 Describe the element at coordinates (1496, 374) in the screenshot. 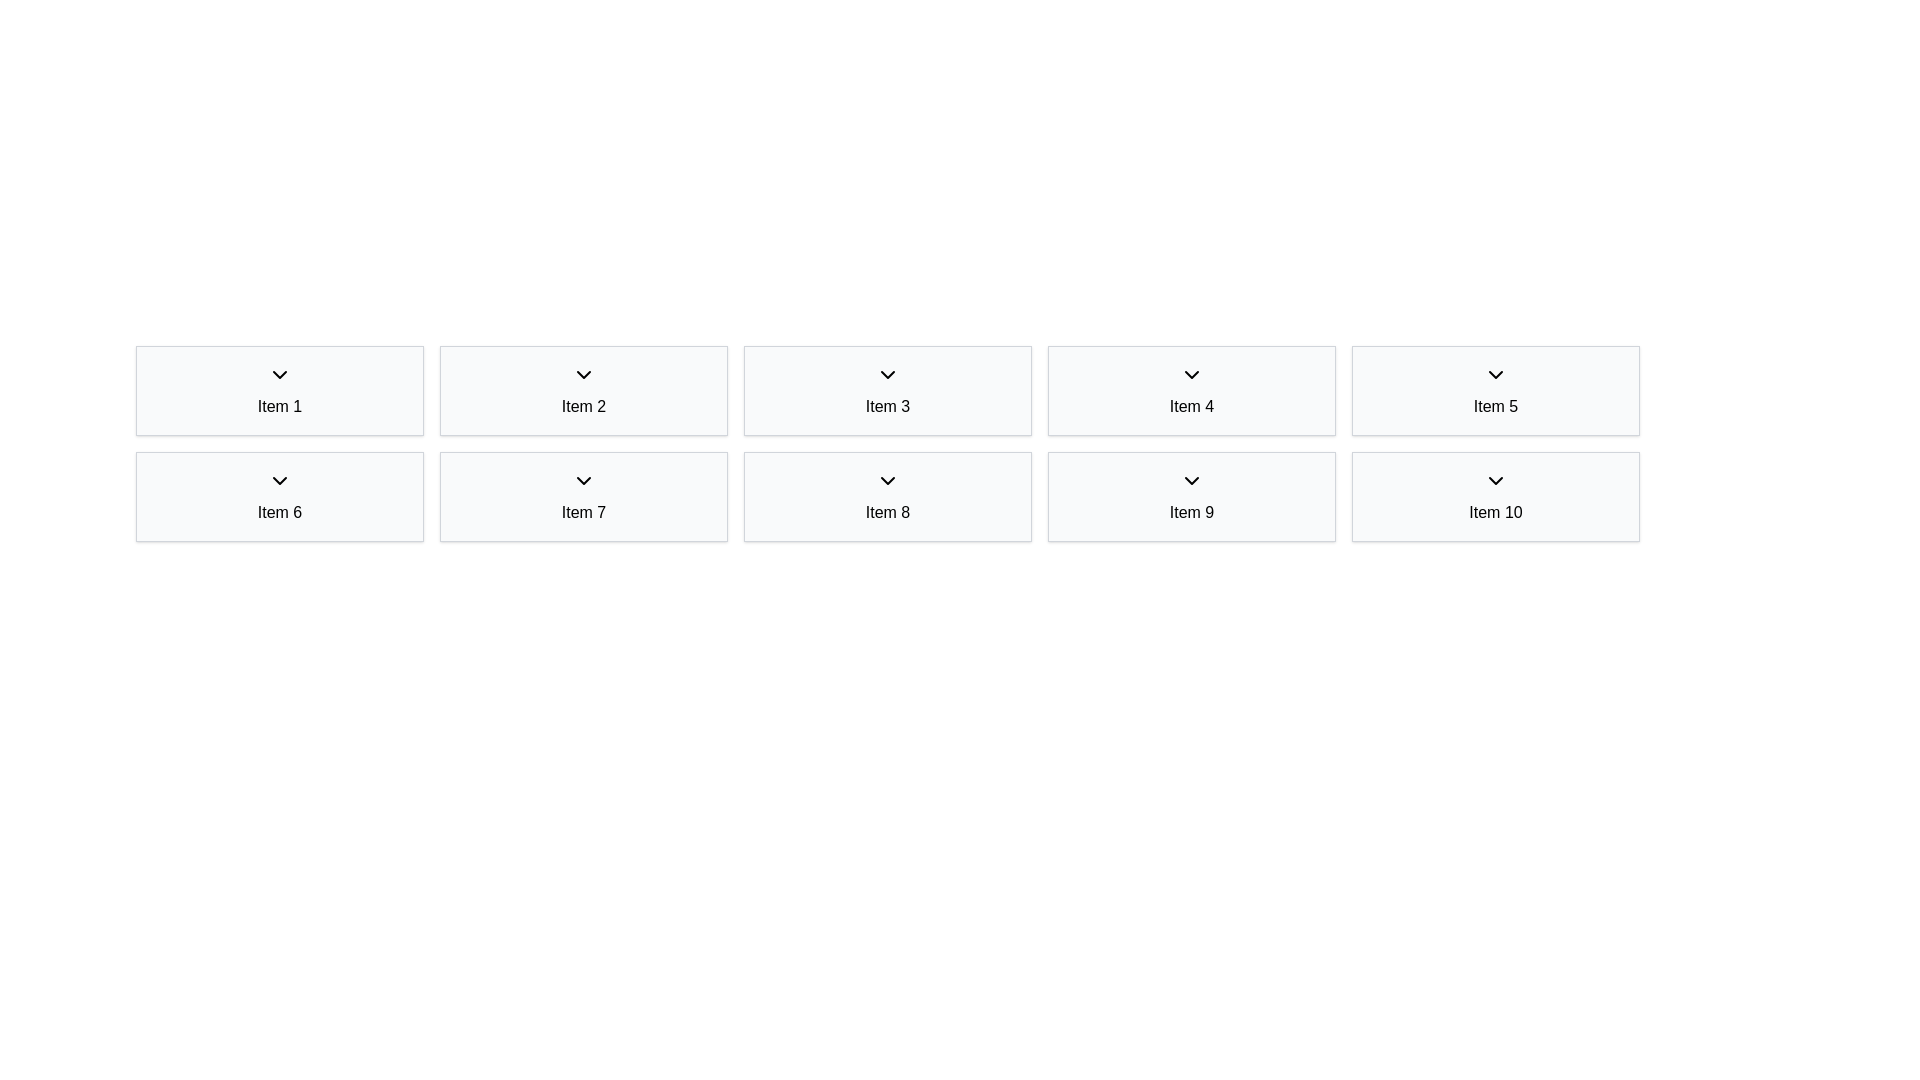

I see `the expandable/collapsible icon located in the top-right portion of the grid layout above 'Item 5'` at that location.